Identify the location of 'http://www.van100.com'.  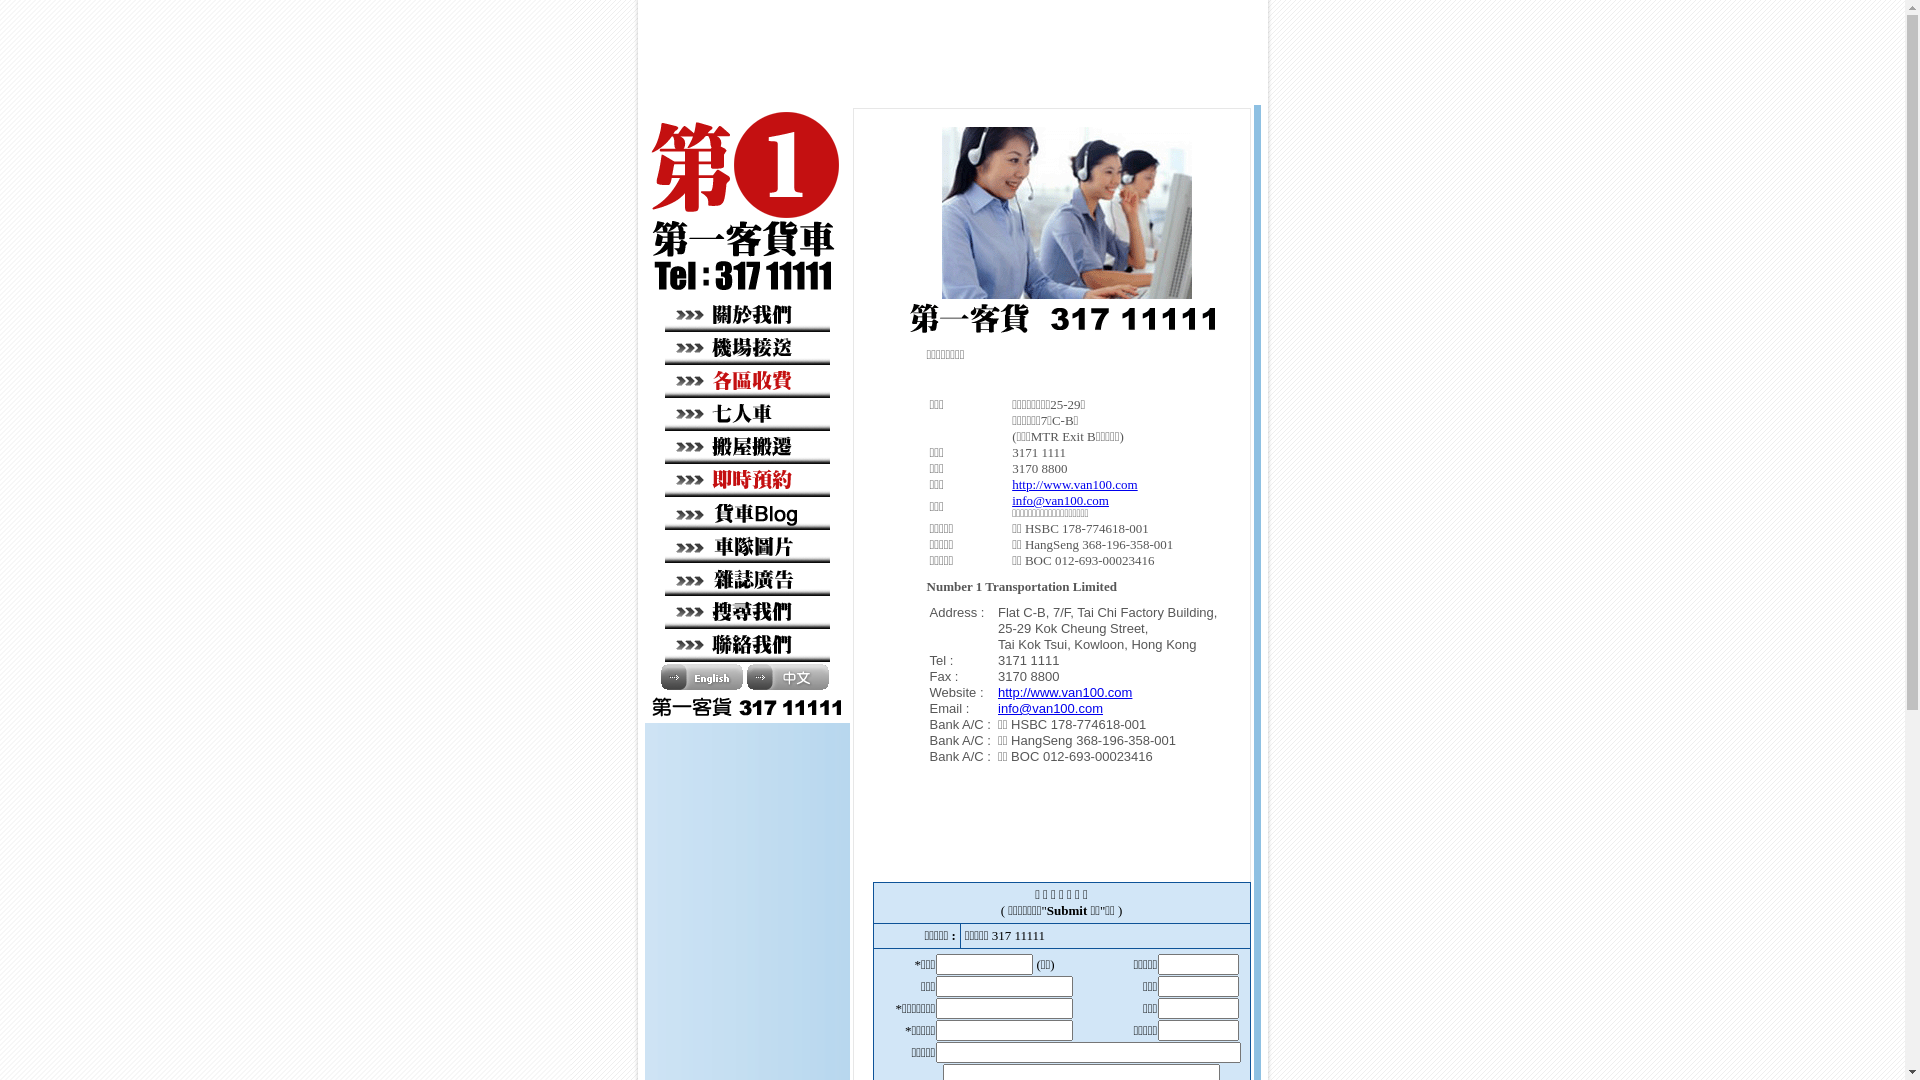
(1064, 691).